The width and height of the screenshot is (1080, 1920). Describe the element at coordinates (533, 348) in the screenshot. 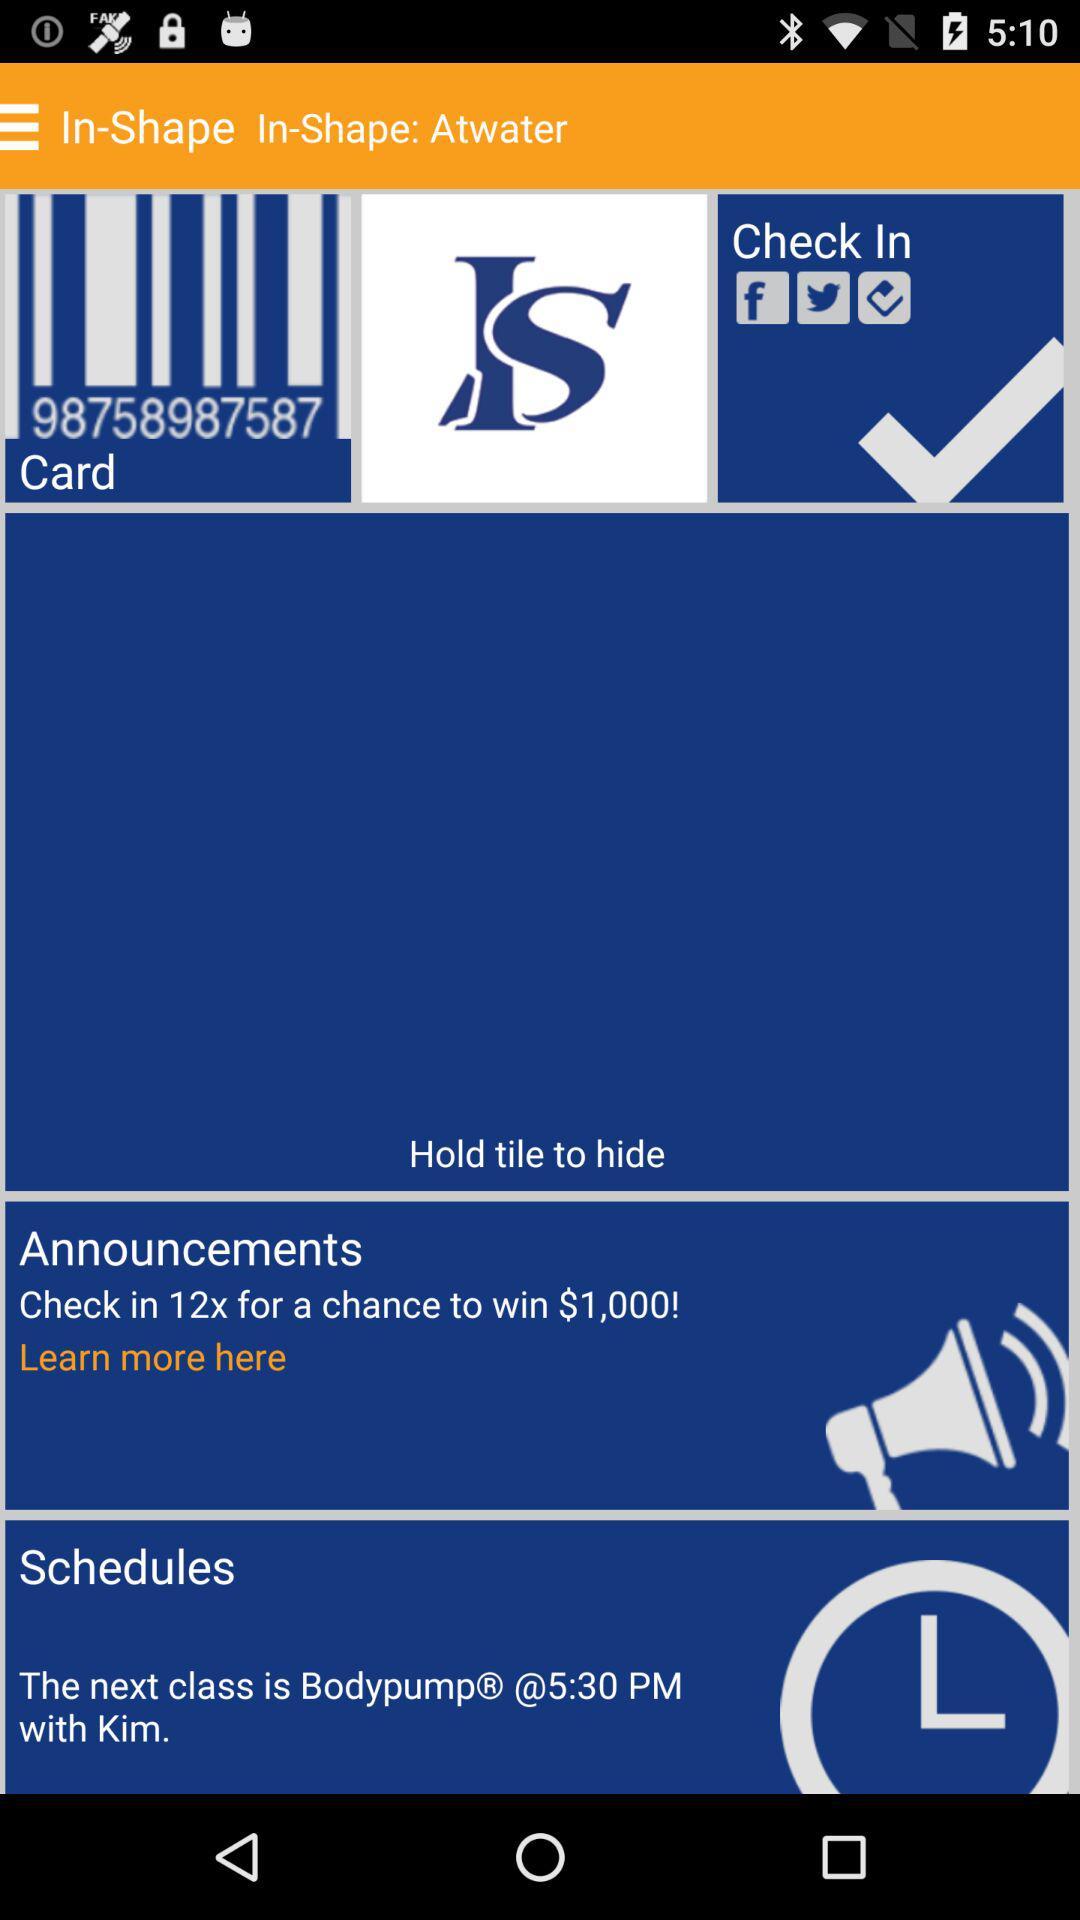

I see `the icon which is left side of the check in` at that location.